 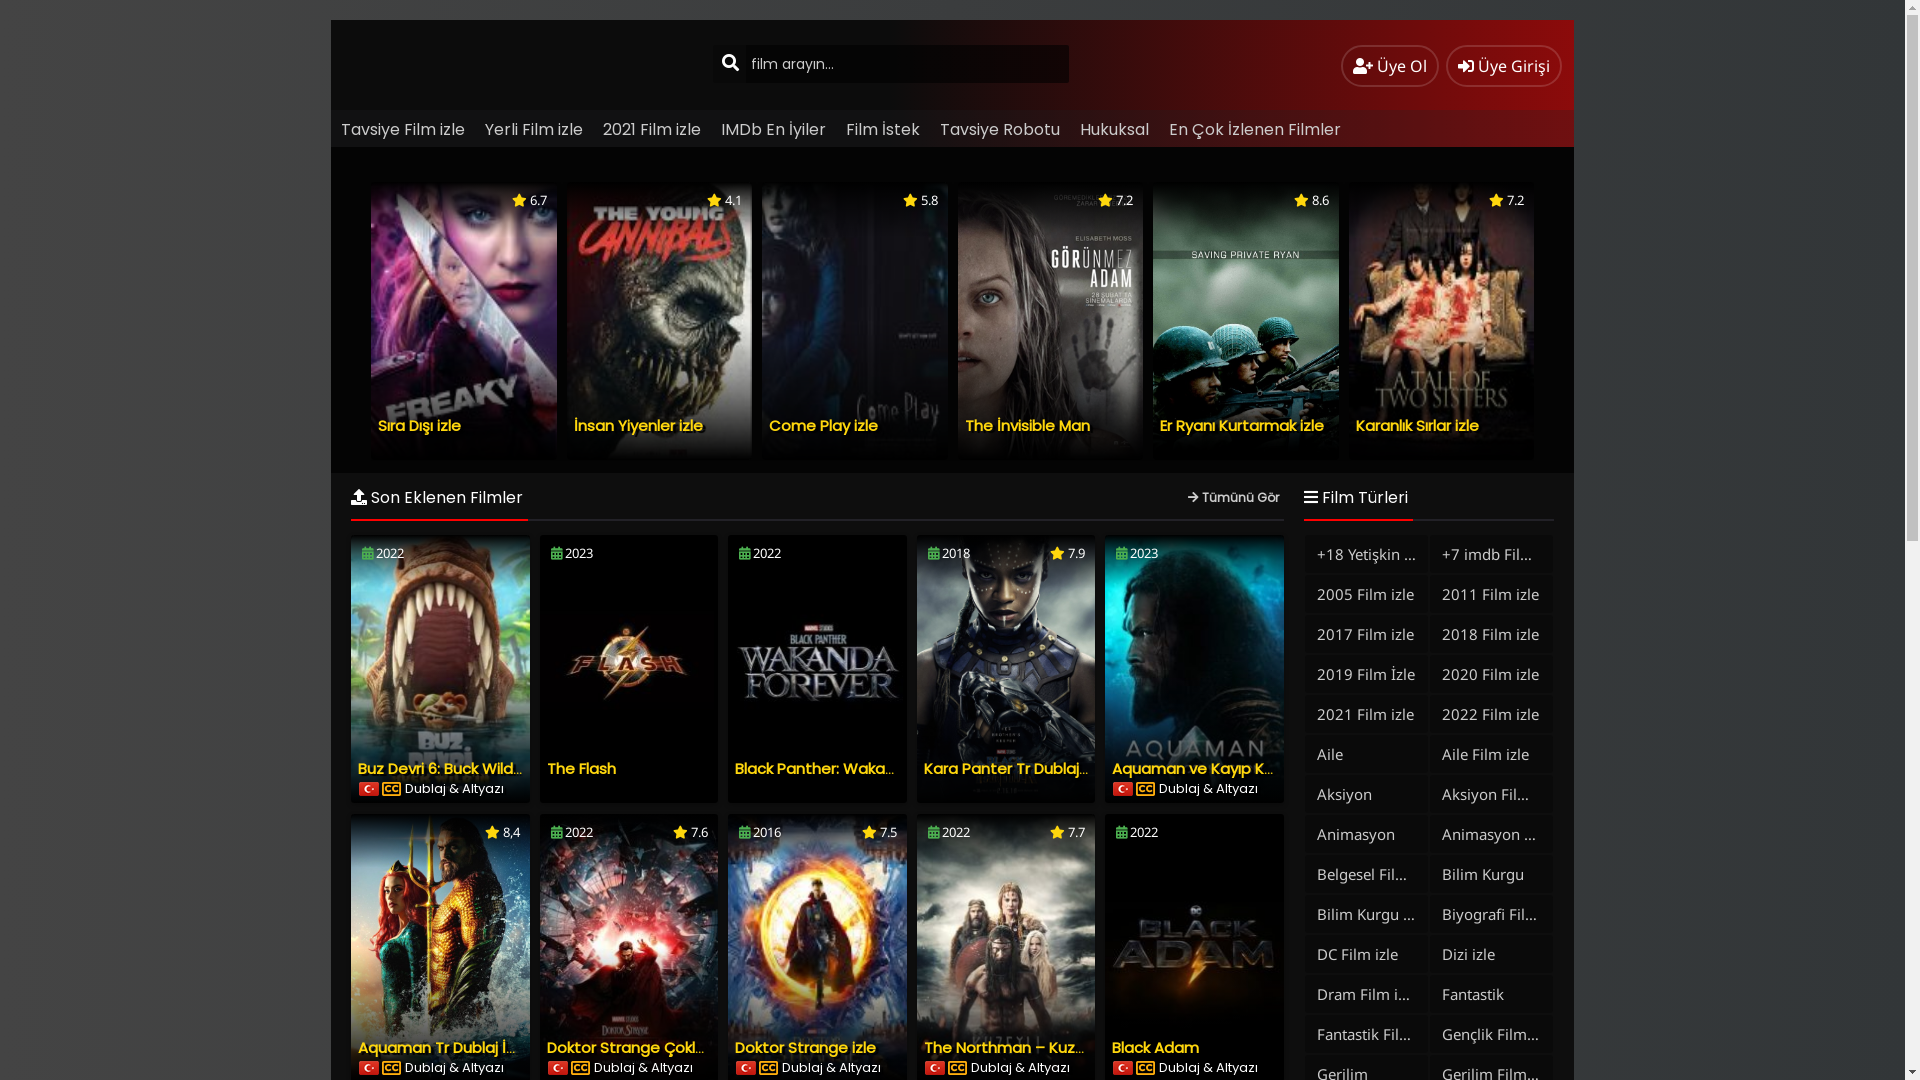 I want to click on '2018 Film izle', so click(x=1491, y=633).